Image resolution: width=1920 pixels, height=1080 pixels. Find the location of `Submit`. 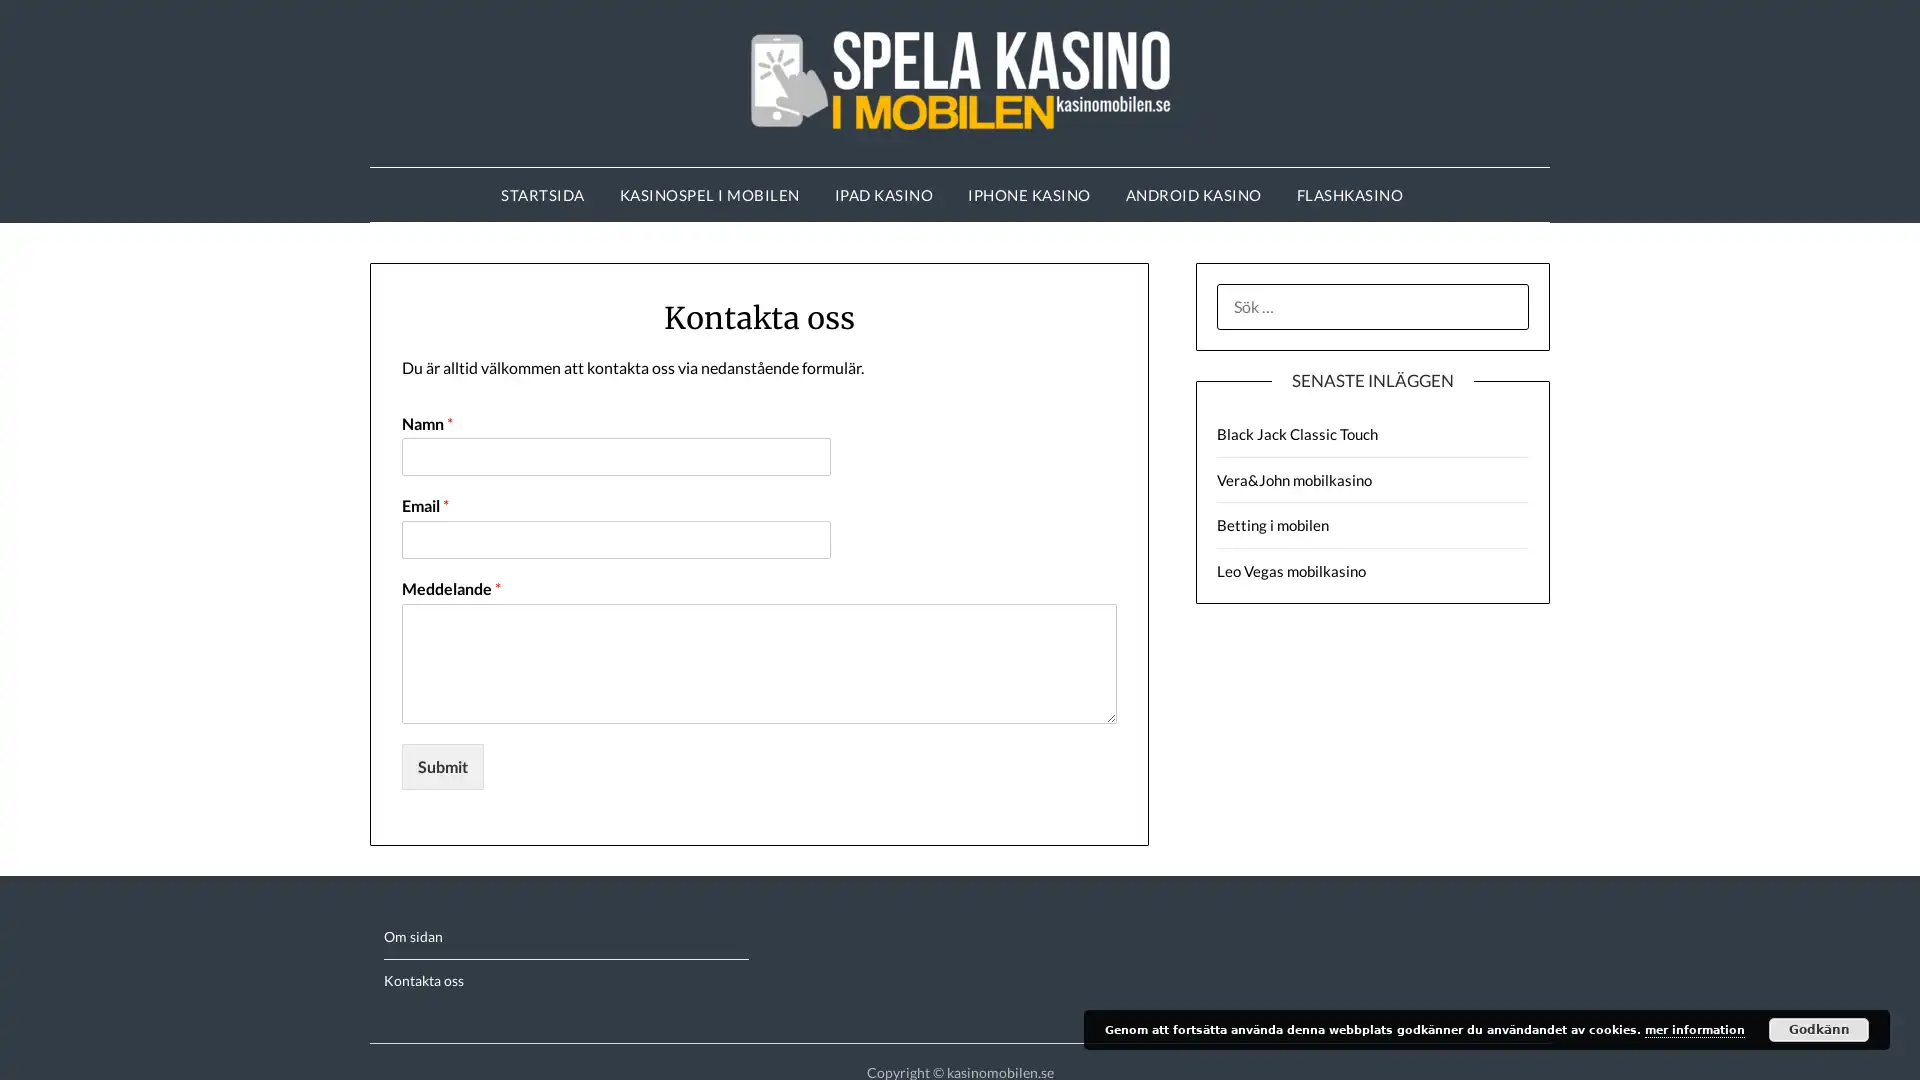

Submit is located at coordinates (441, 765).